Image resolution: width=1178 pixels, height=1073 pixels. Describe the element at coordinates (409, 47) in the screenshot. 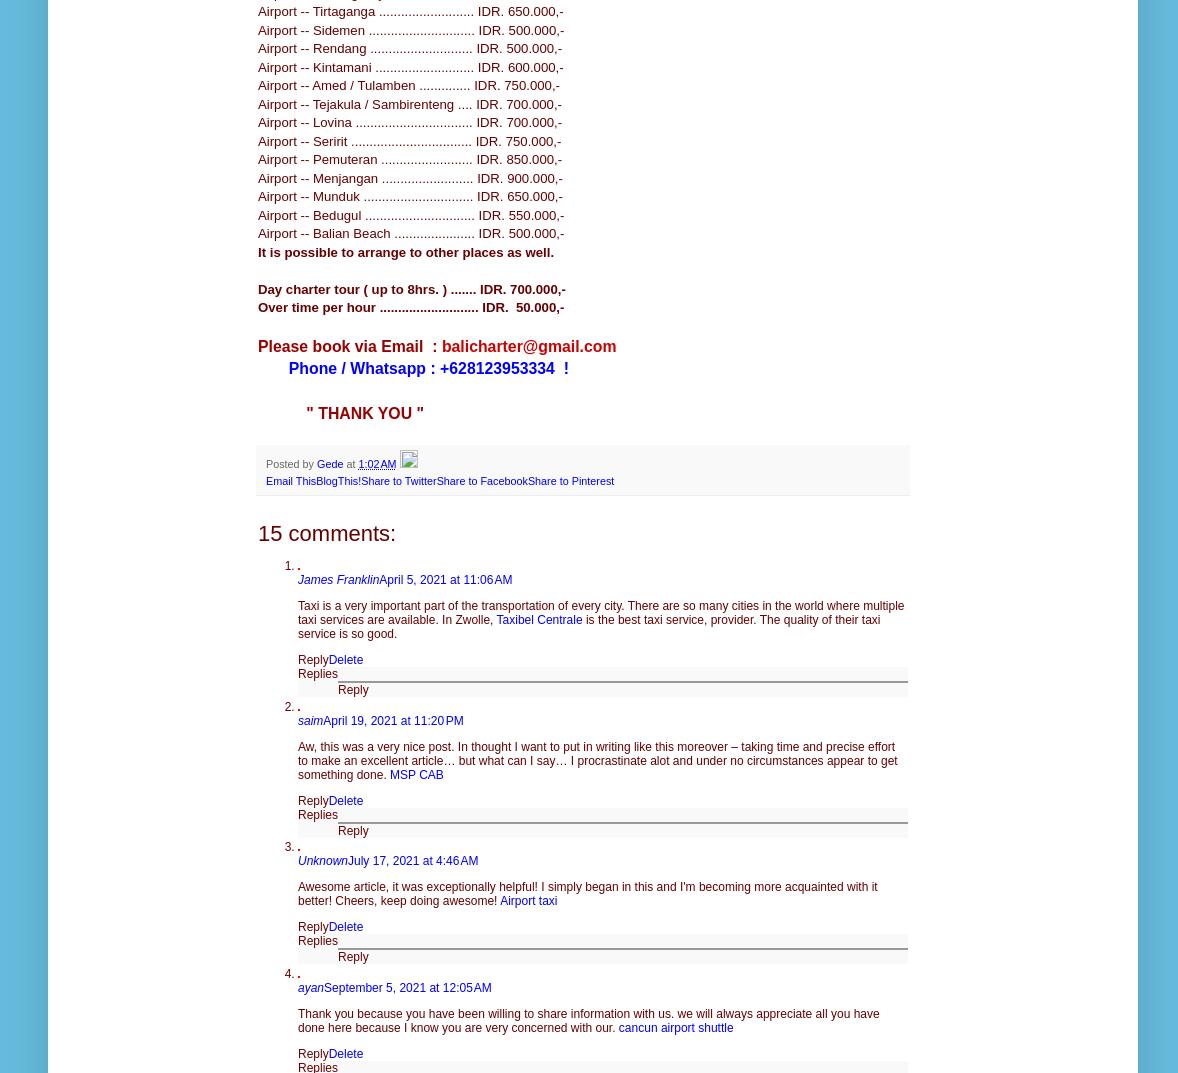

I see `'Airport -- Rendang ............................ IDR. 500.000,-'` at that location.